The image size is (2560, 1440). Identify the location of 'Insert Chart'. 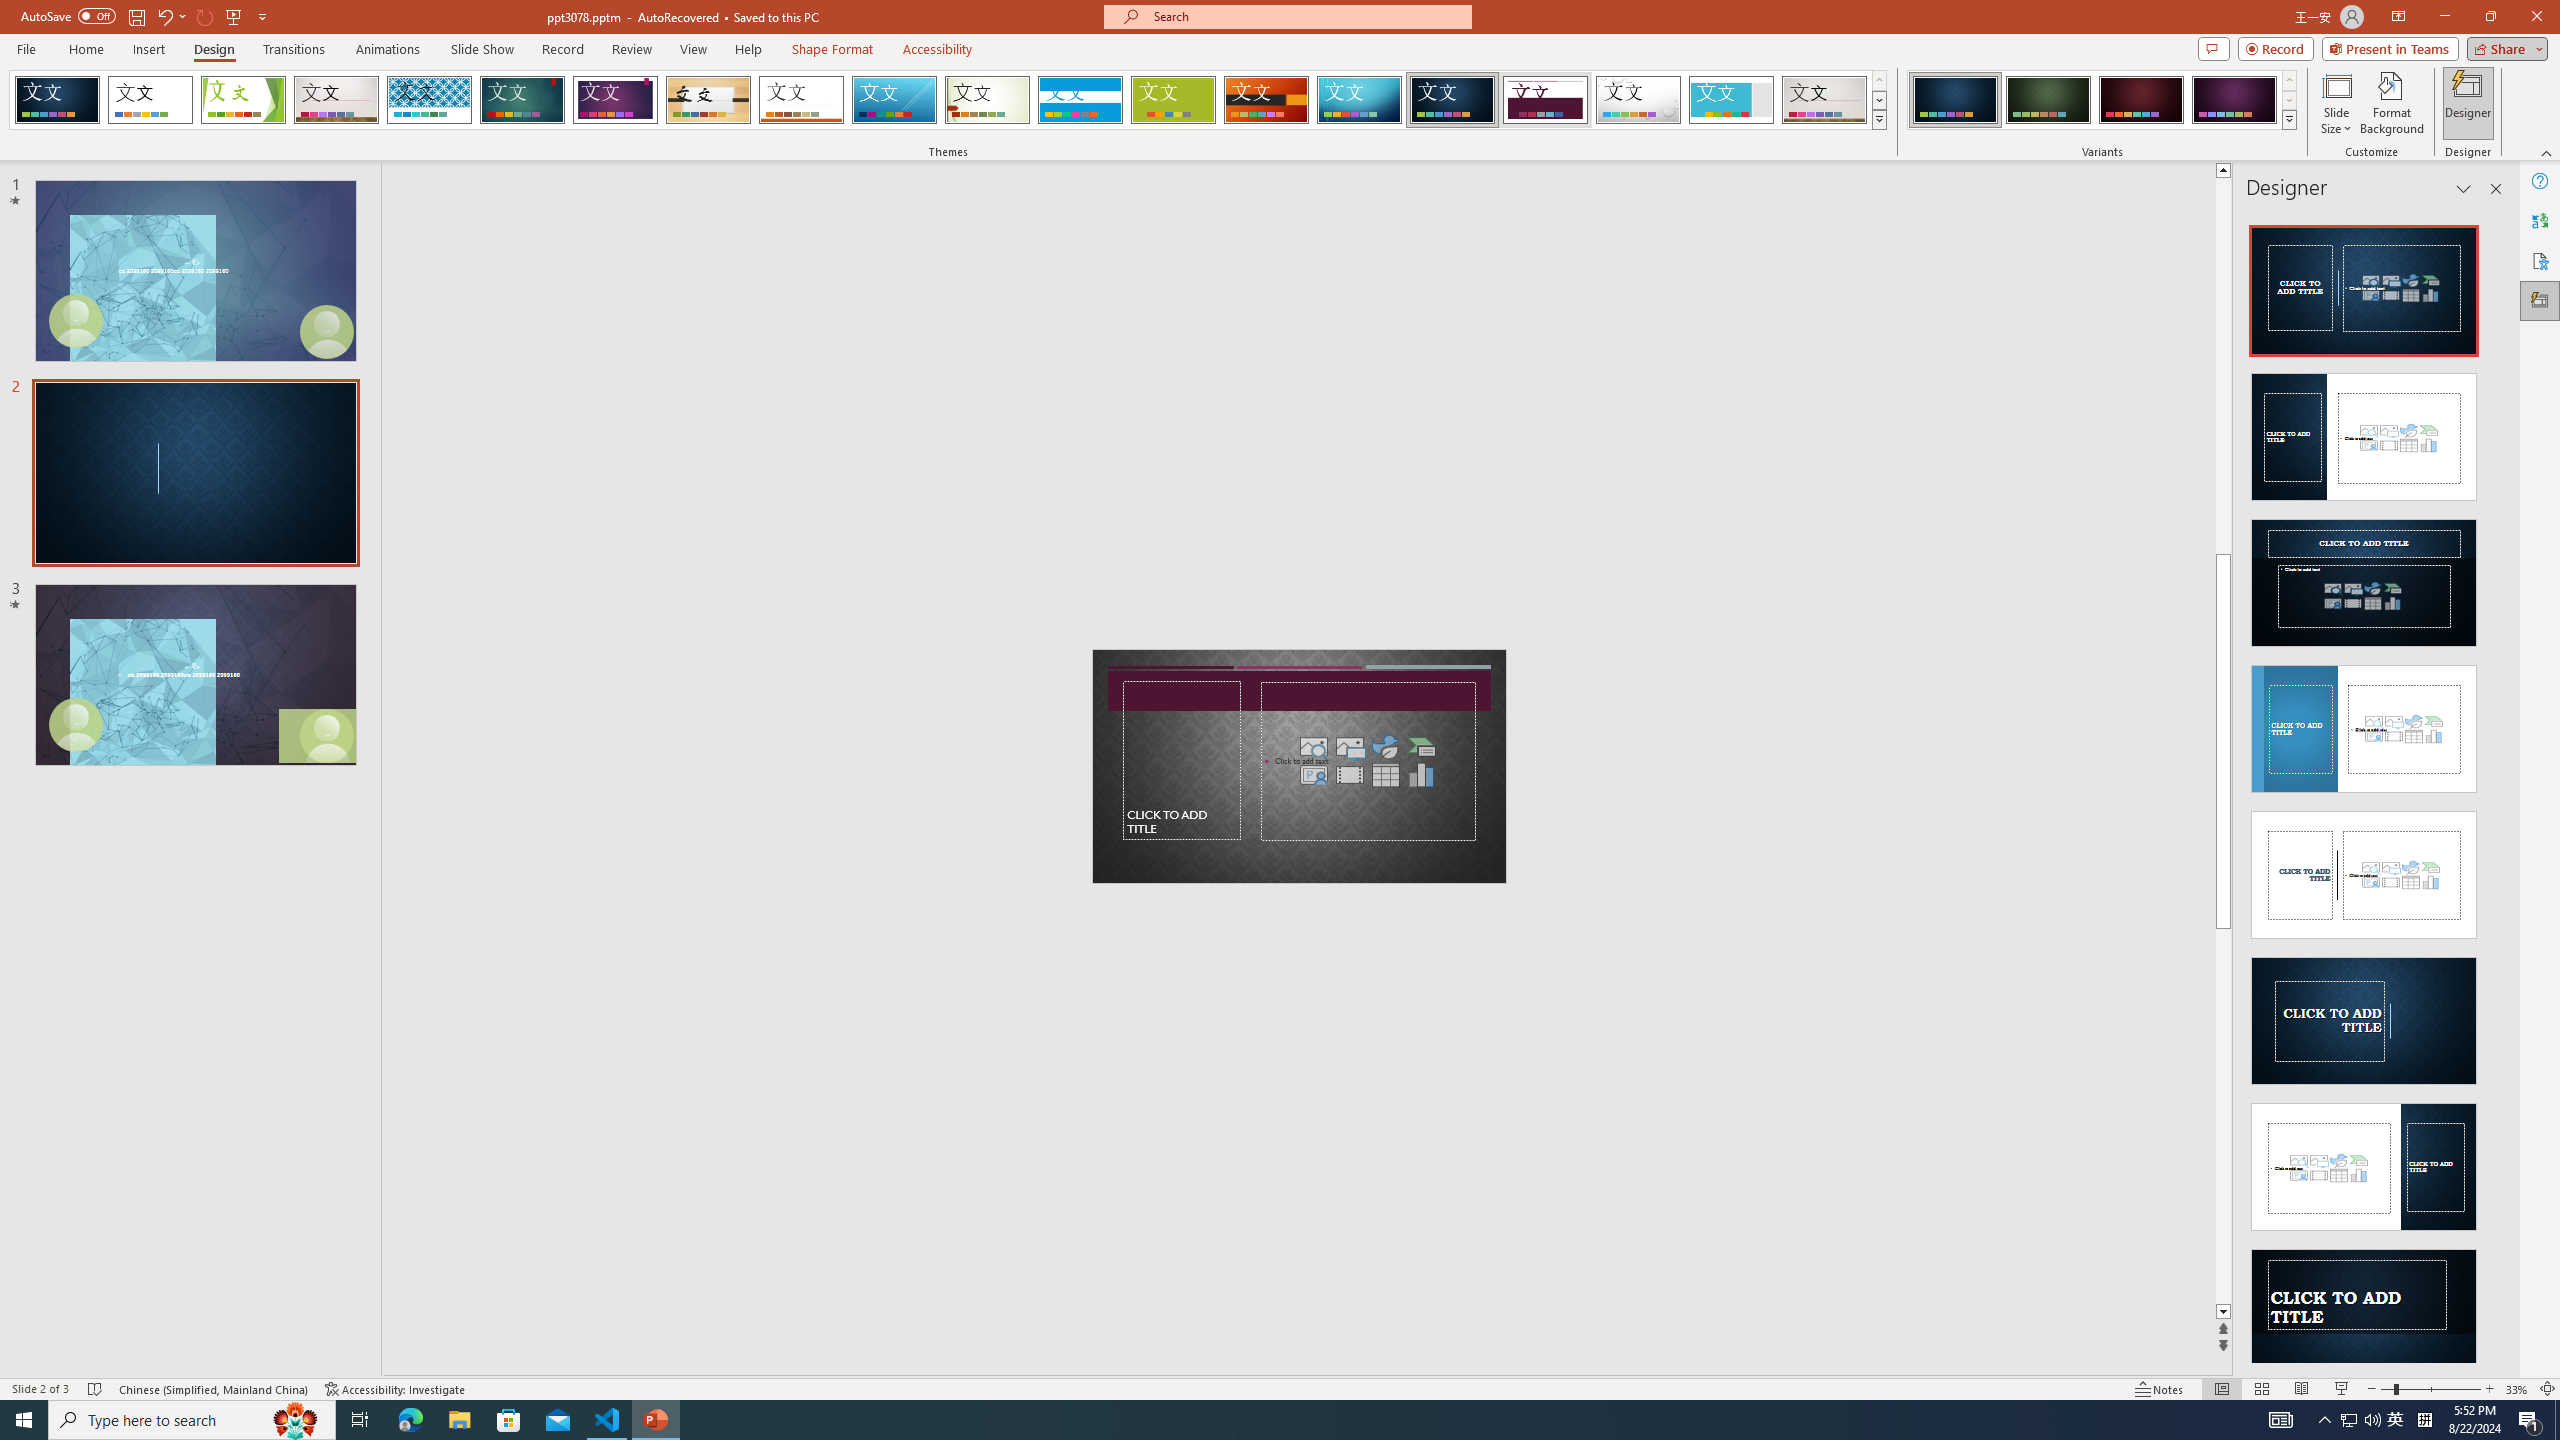
(1422, 773).